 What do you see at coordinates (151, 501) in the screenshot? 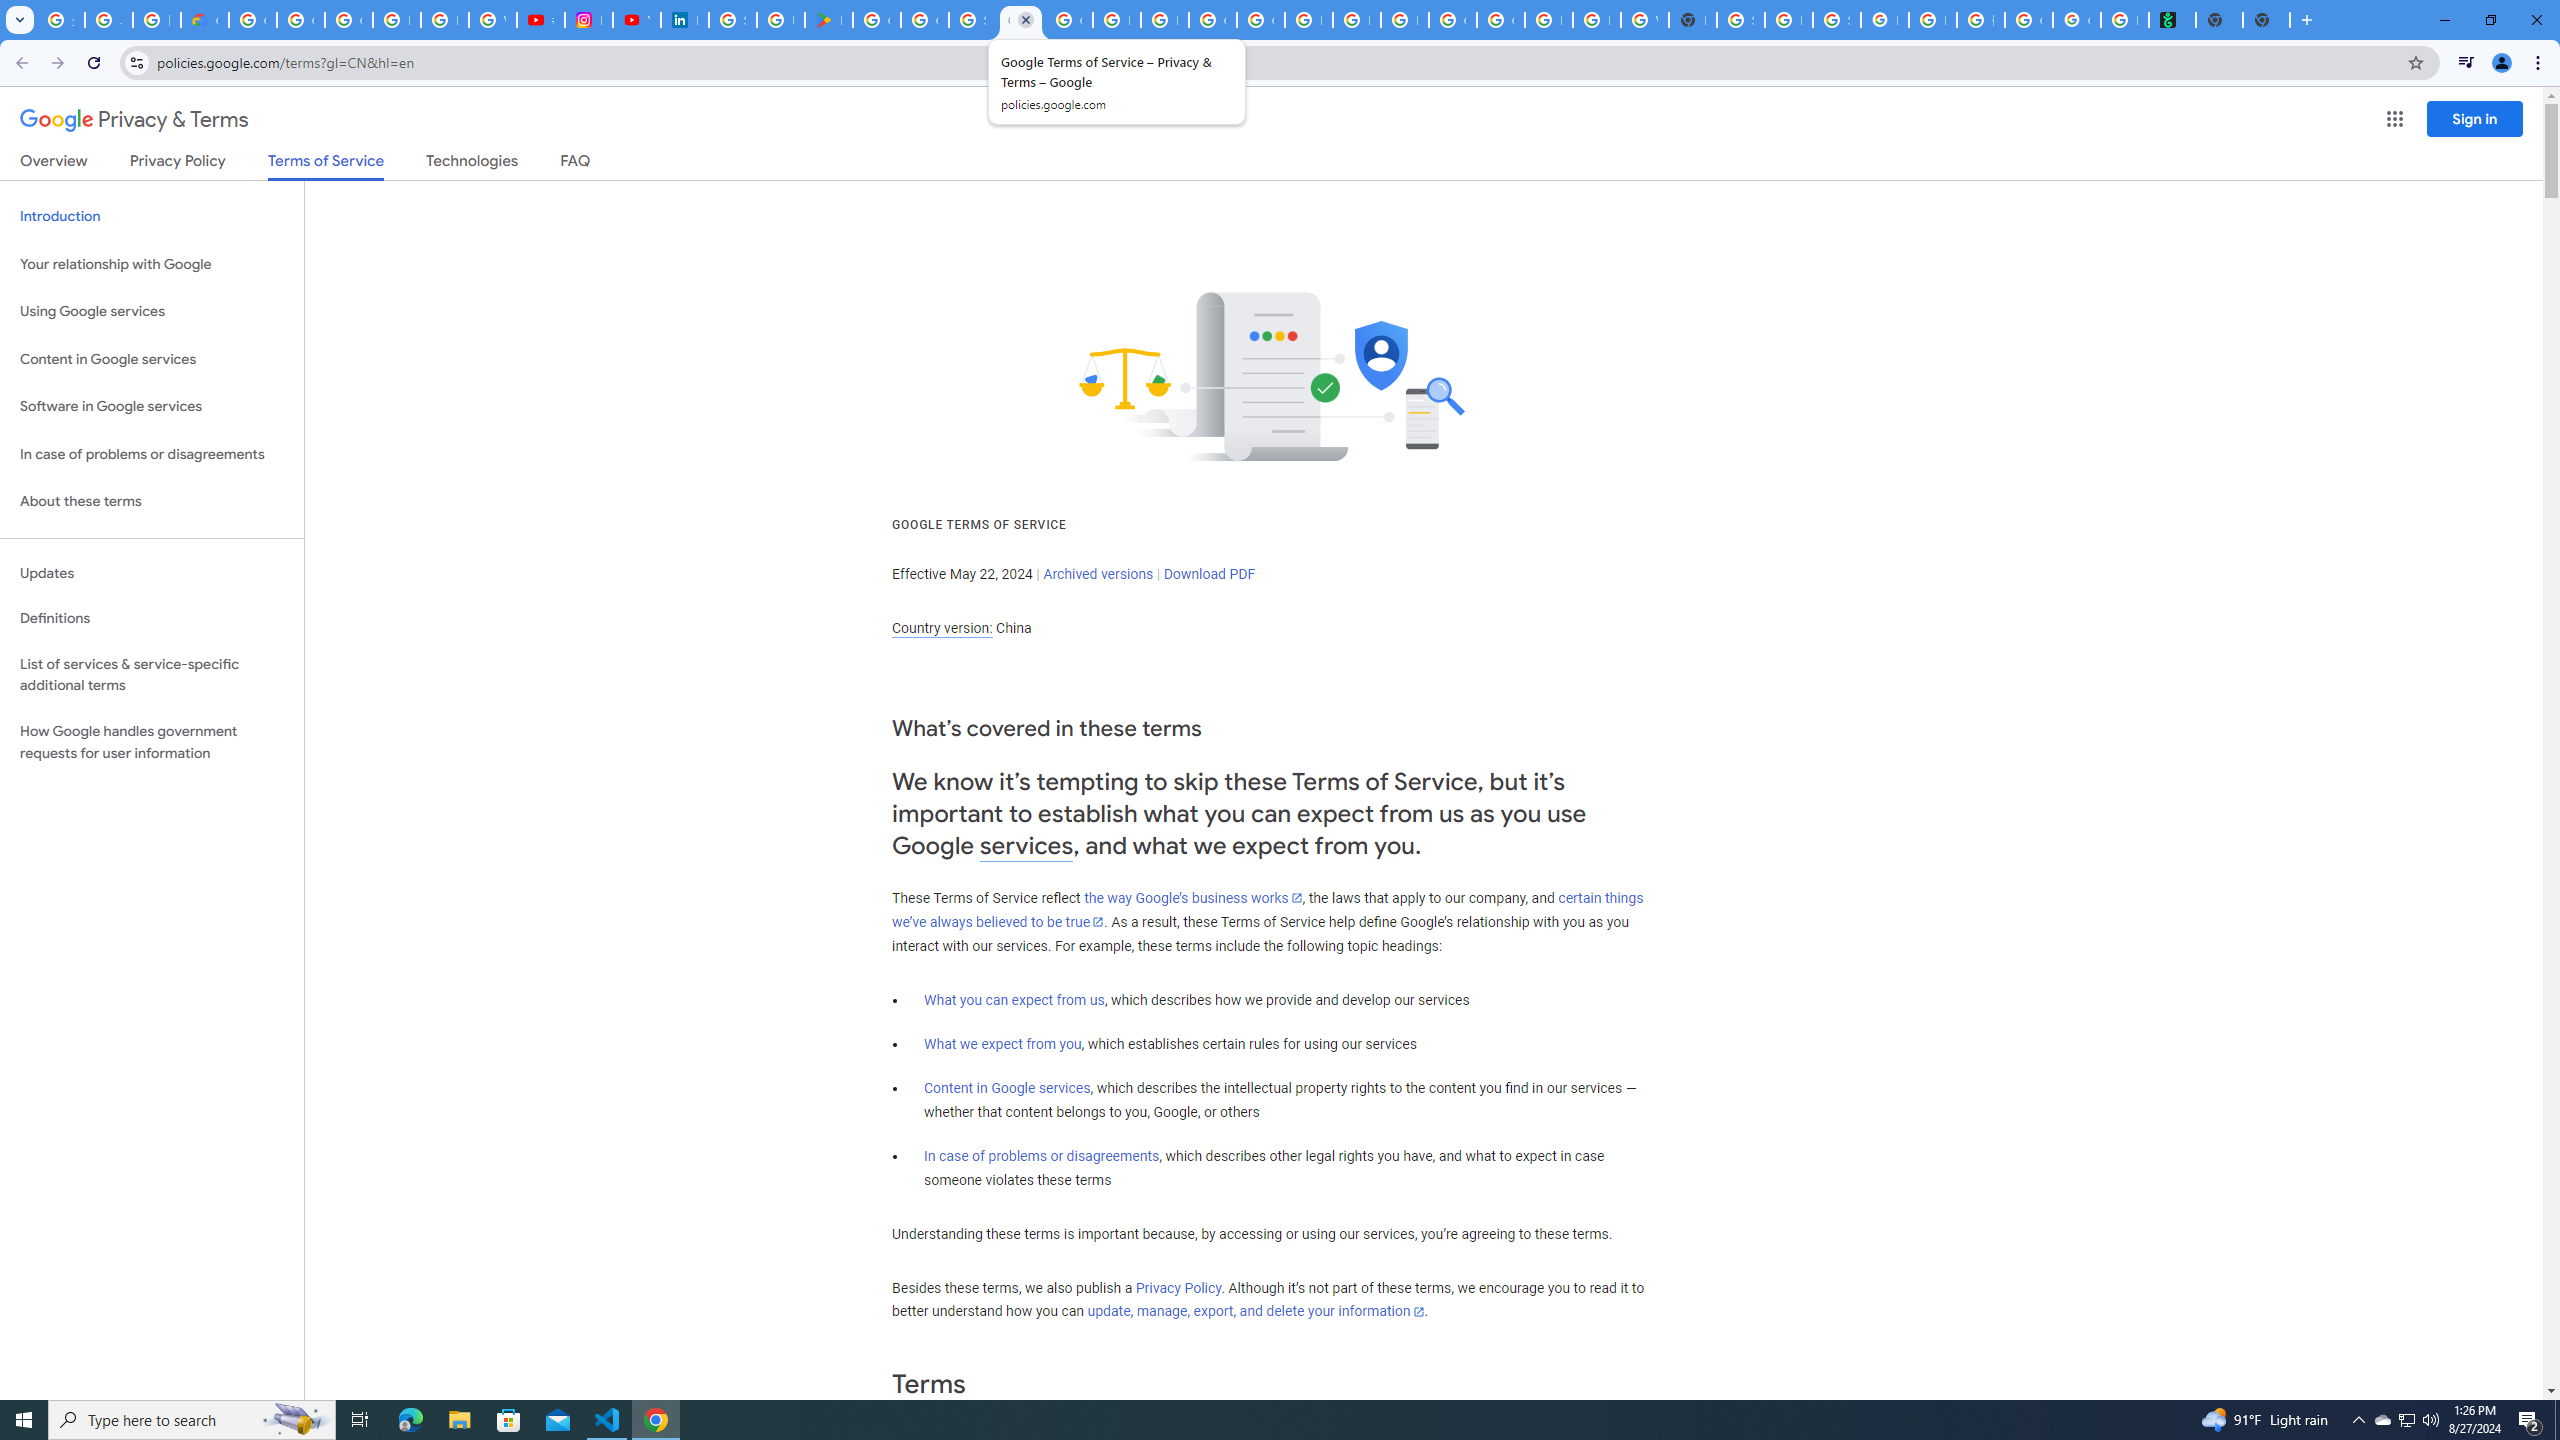
I see `'About these terms'` at bounding box center [151, 501].